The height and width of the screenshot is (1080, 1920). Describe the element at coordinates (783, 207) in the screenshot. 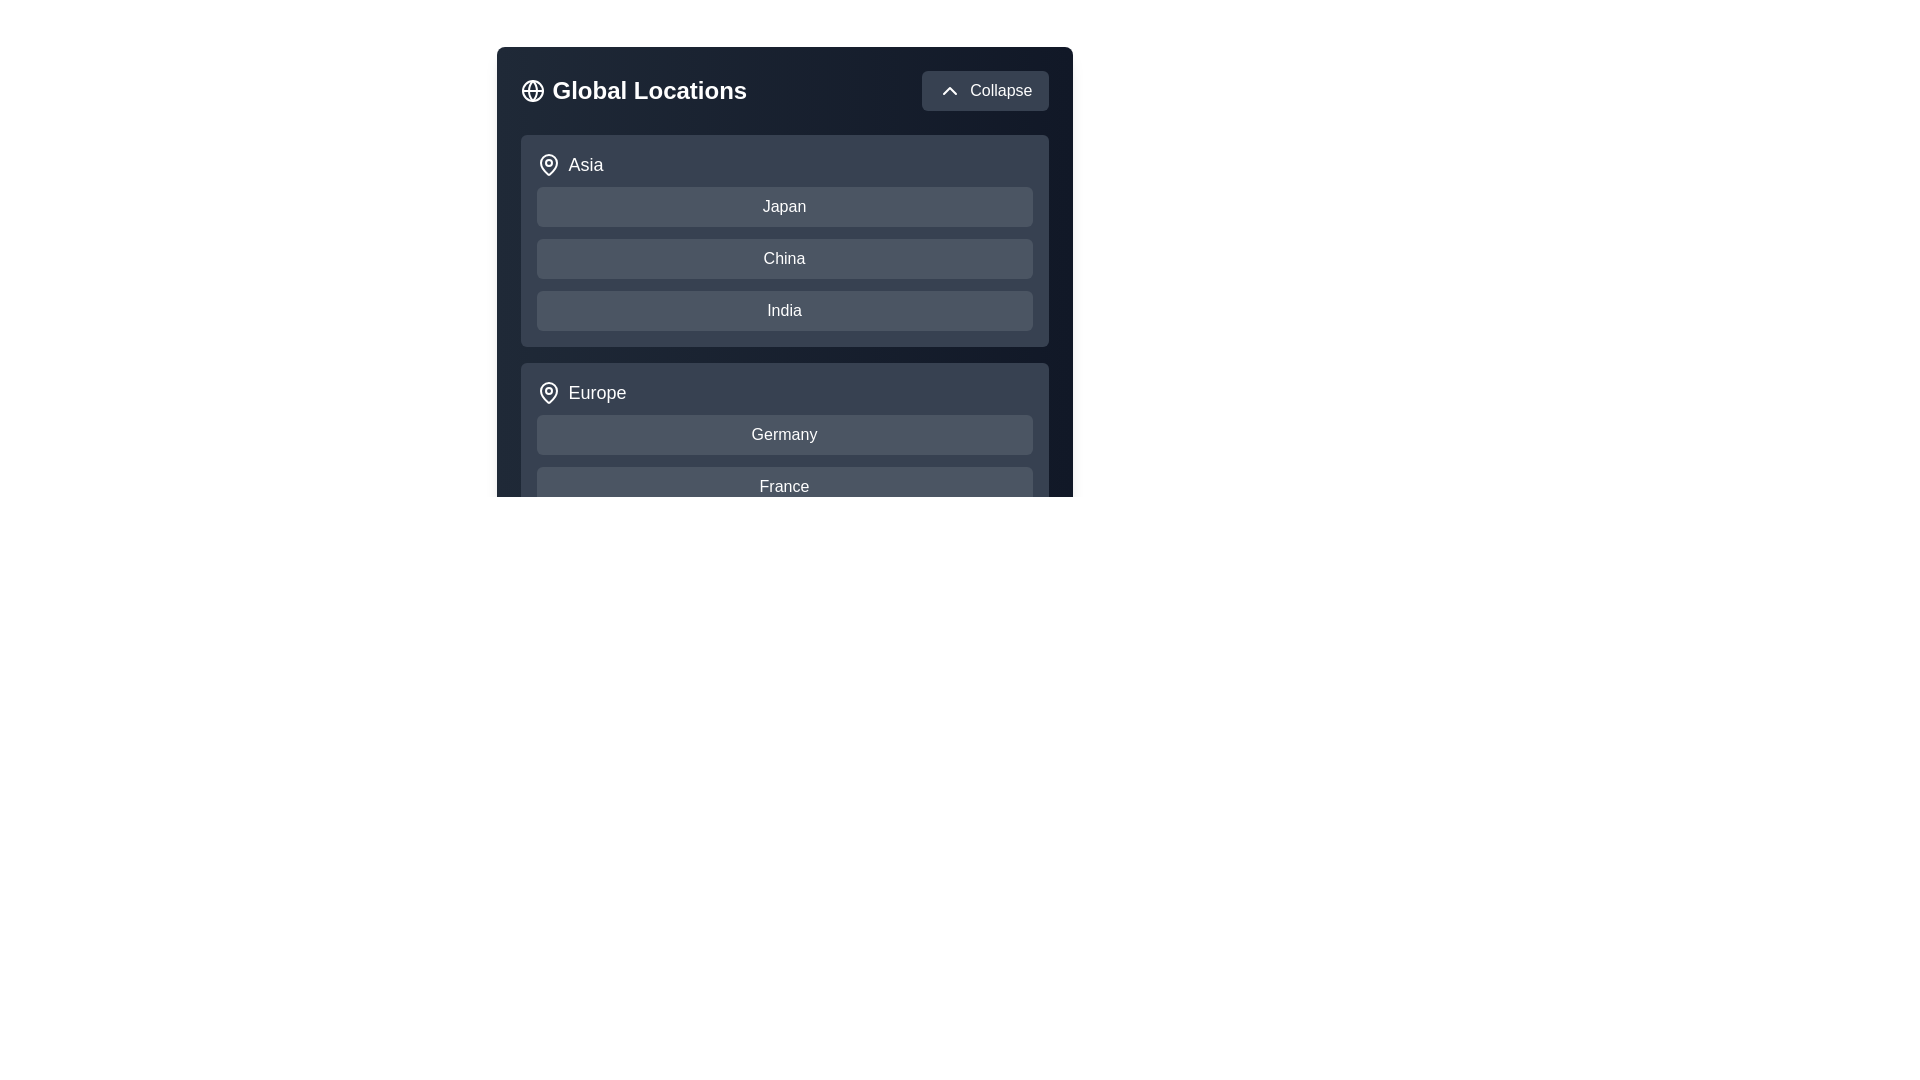

I see `the country Japan to select it` at that location.